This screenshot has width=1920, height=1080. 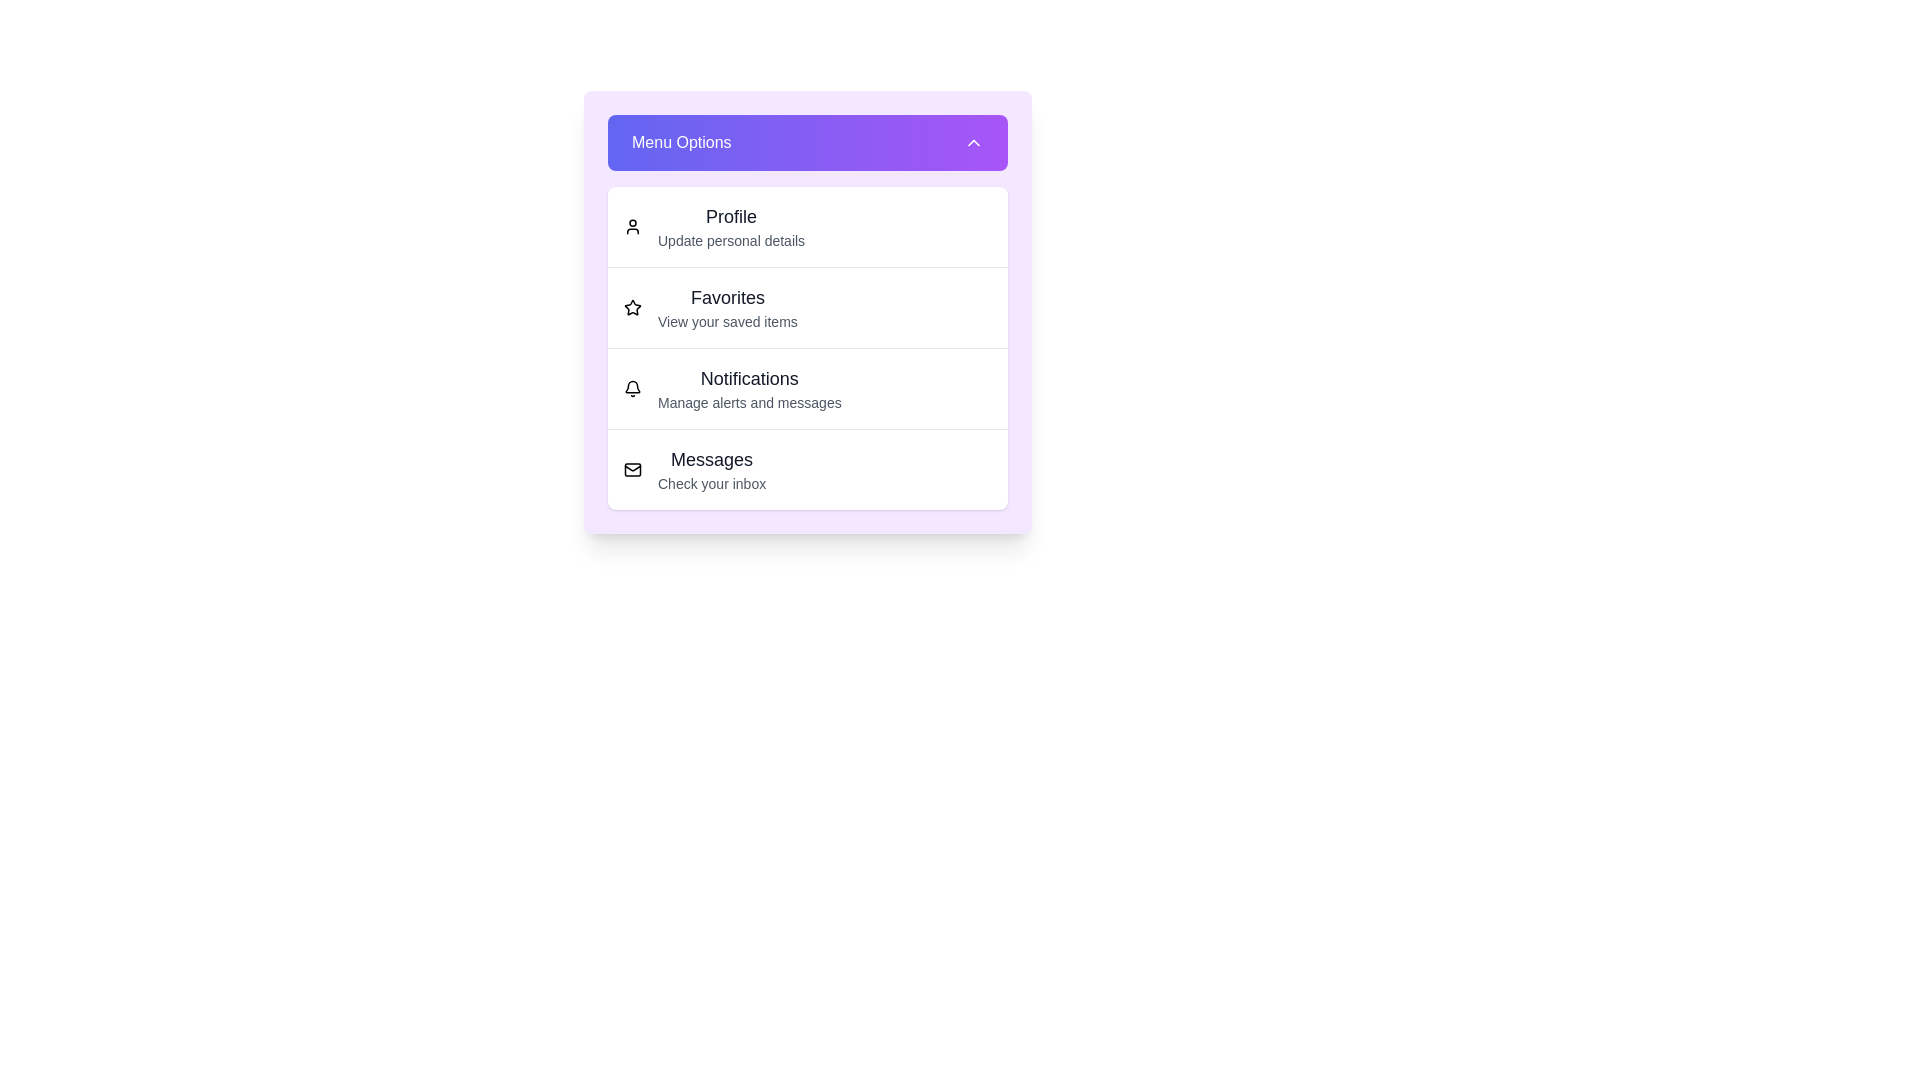 I want to click on the menu option Favorites from the list, so click(x=807, y=307).